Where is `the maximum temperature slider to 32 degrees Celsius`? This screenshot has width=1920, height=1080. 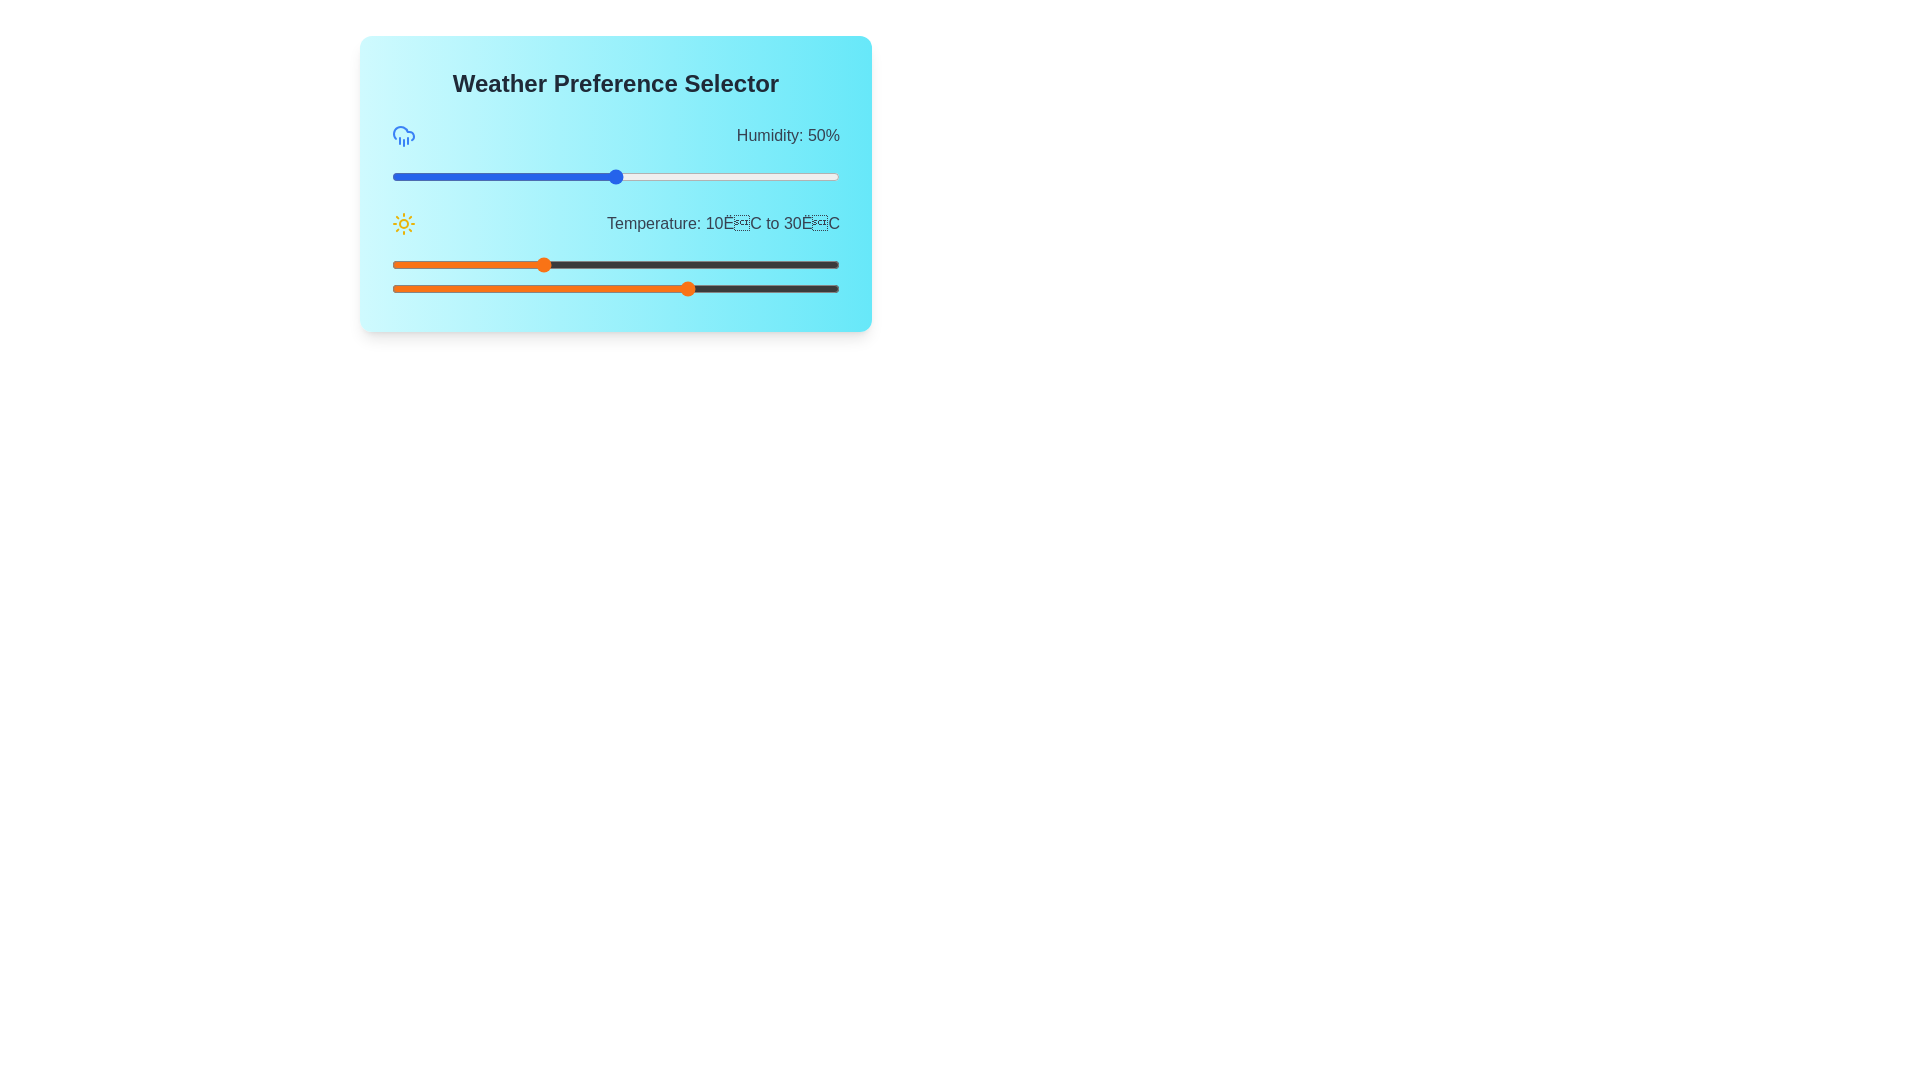
the maximum temperature slider to 32 degrees Celsius is located at coordinates (705, 289).